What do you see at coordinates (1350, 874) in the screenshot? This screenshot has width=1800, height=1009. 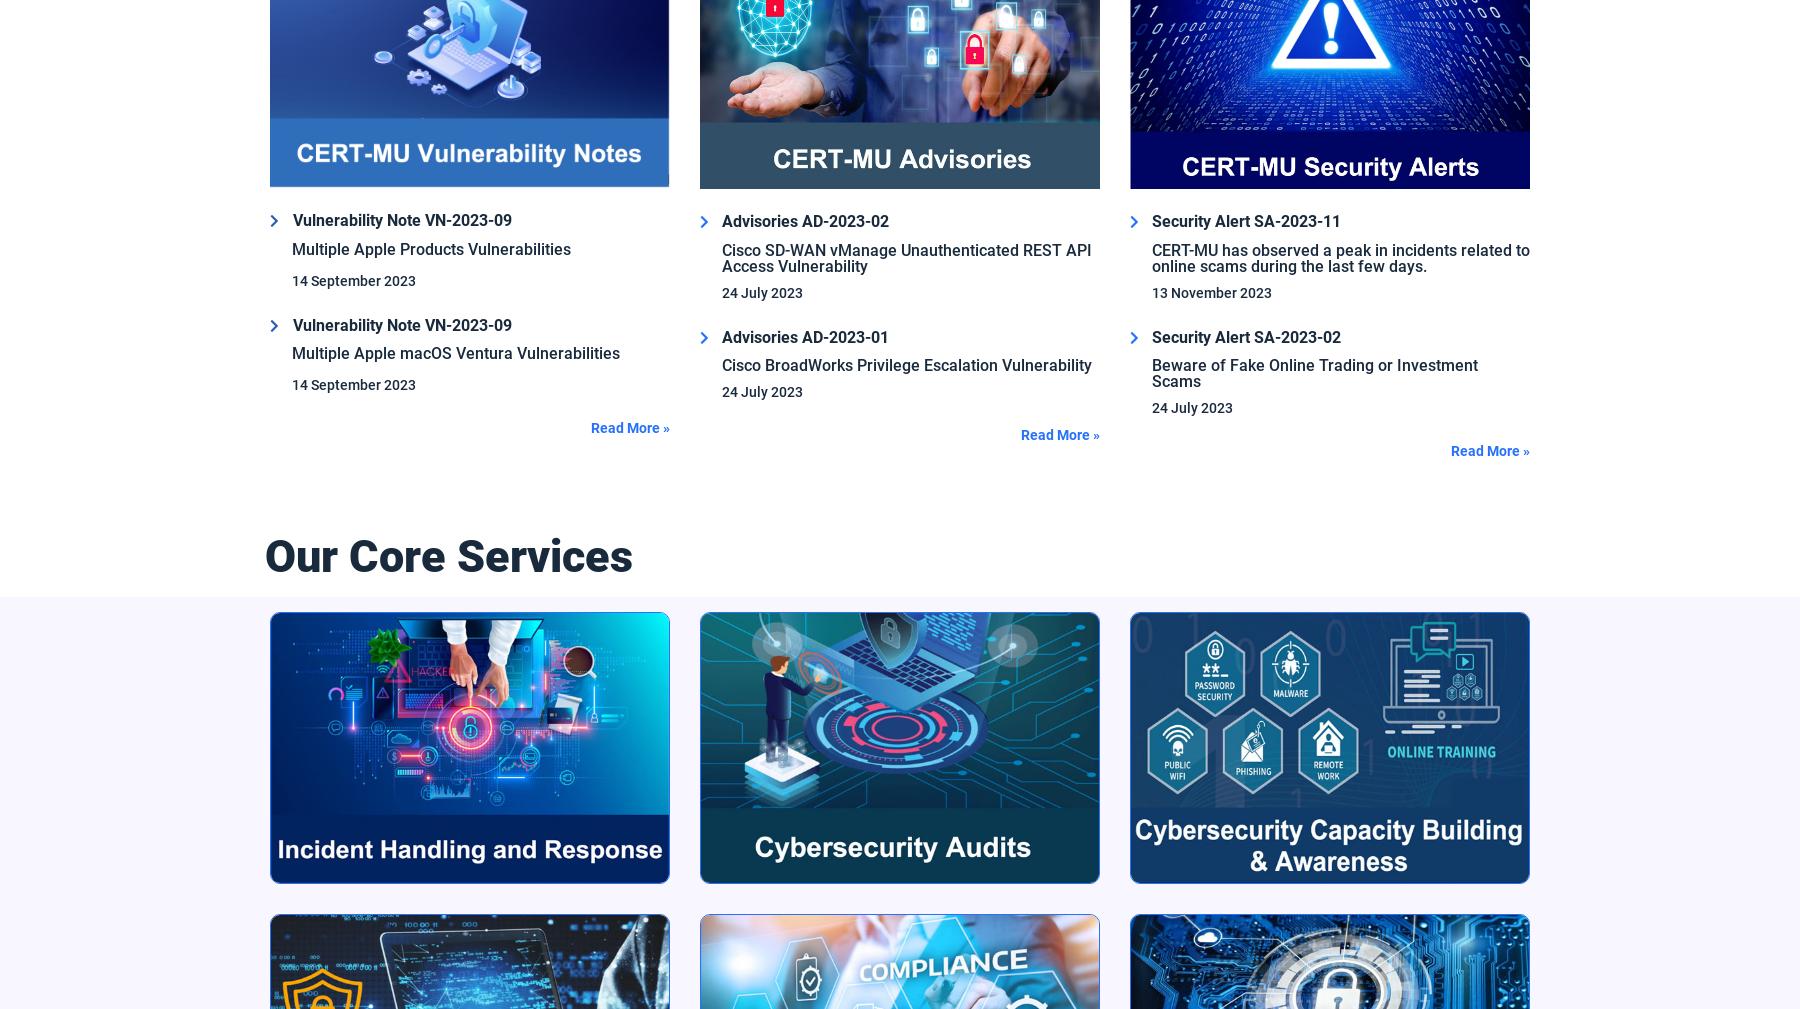 I see `'Designed and Hosted by the Government Online Centre'` at bounding box center [1350, 874].